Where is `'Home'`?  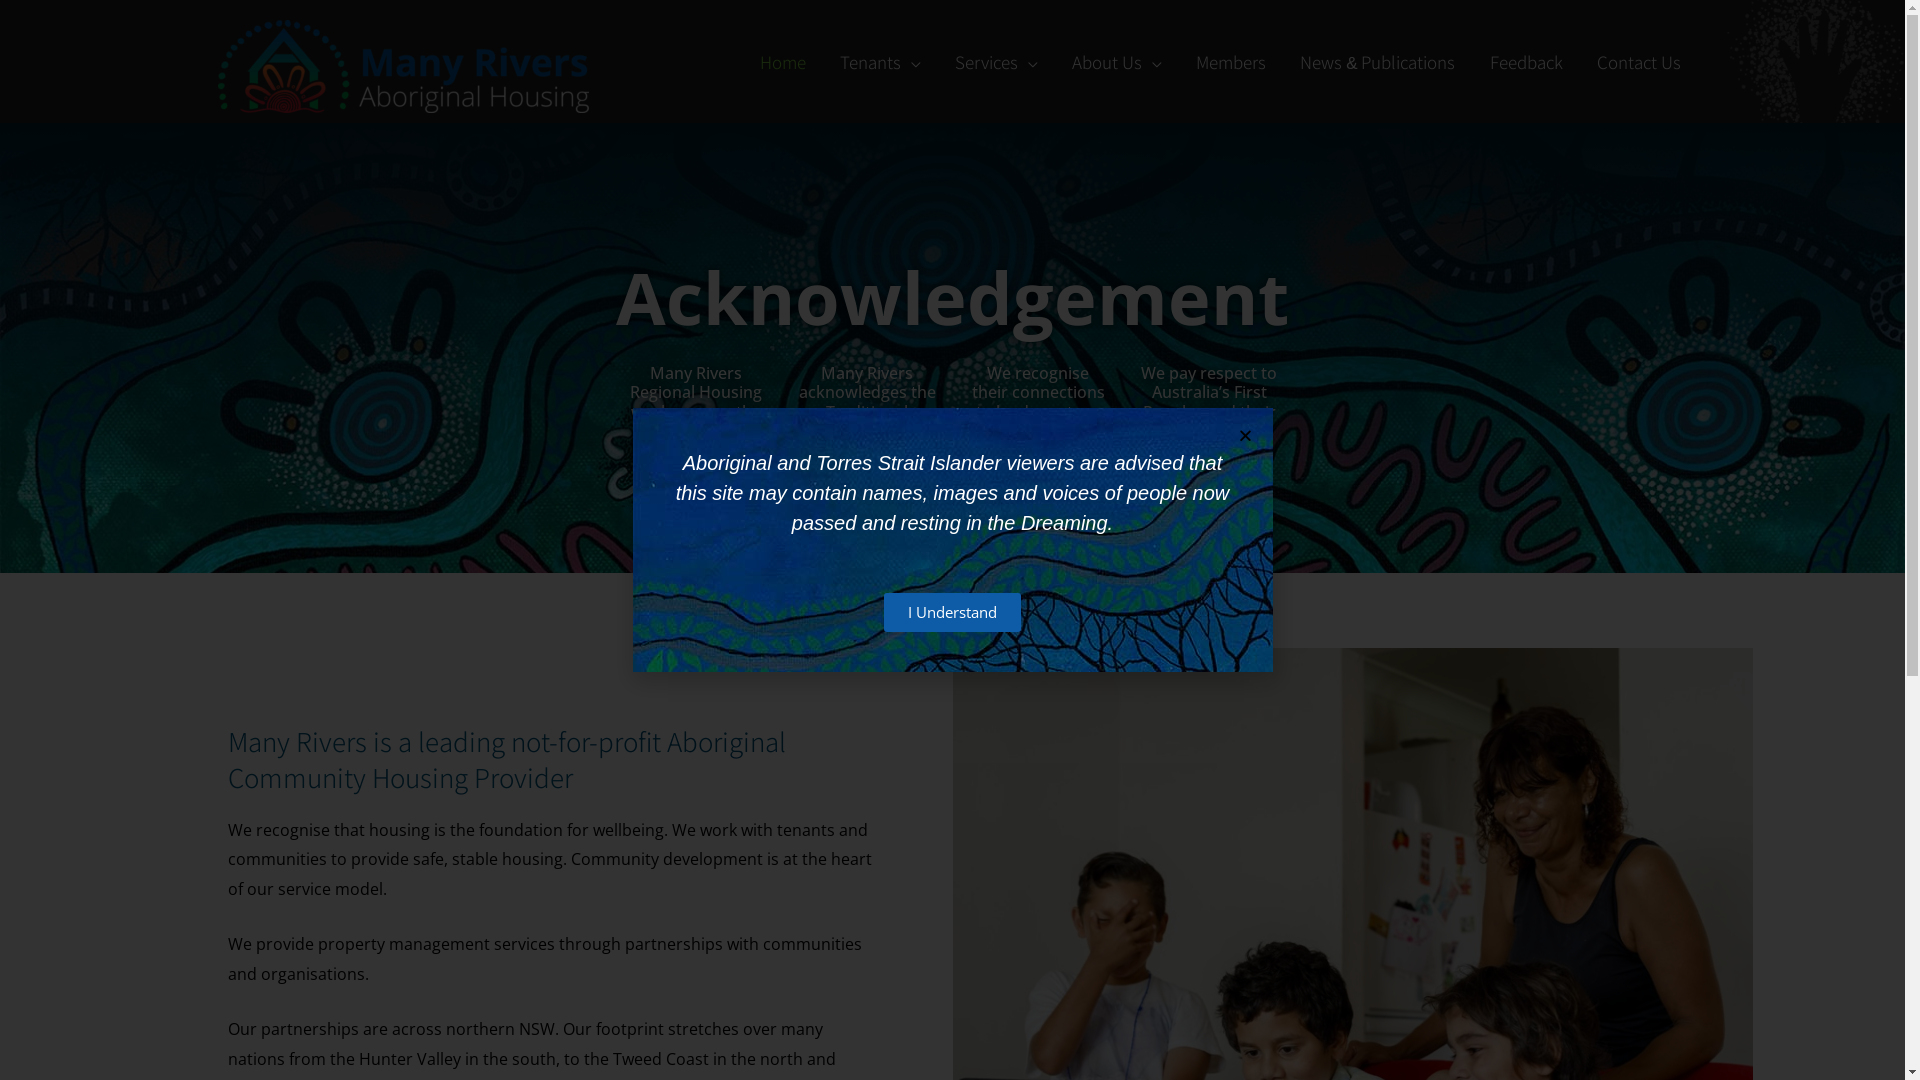 'Home' is located at coordinates (781, 60).